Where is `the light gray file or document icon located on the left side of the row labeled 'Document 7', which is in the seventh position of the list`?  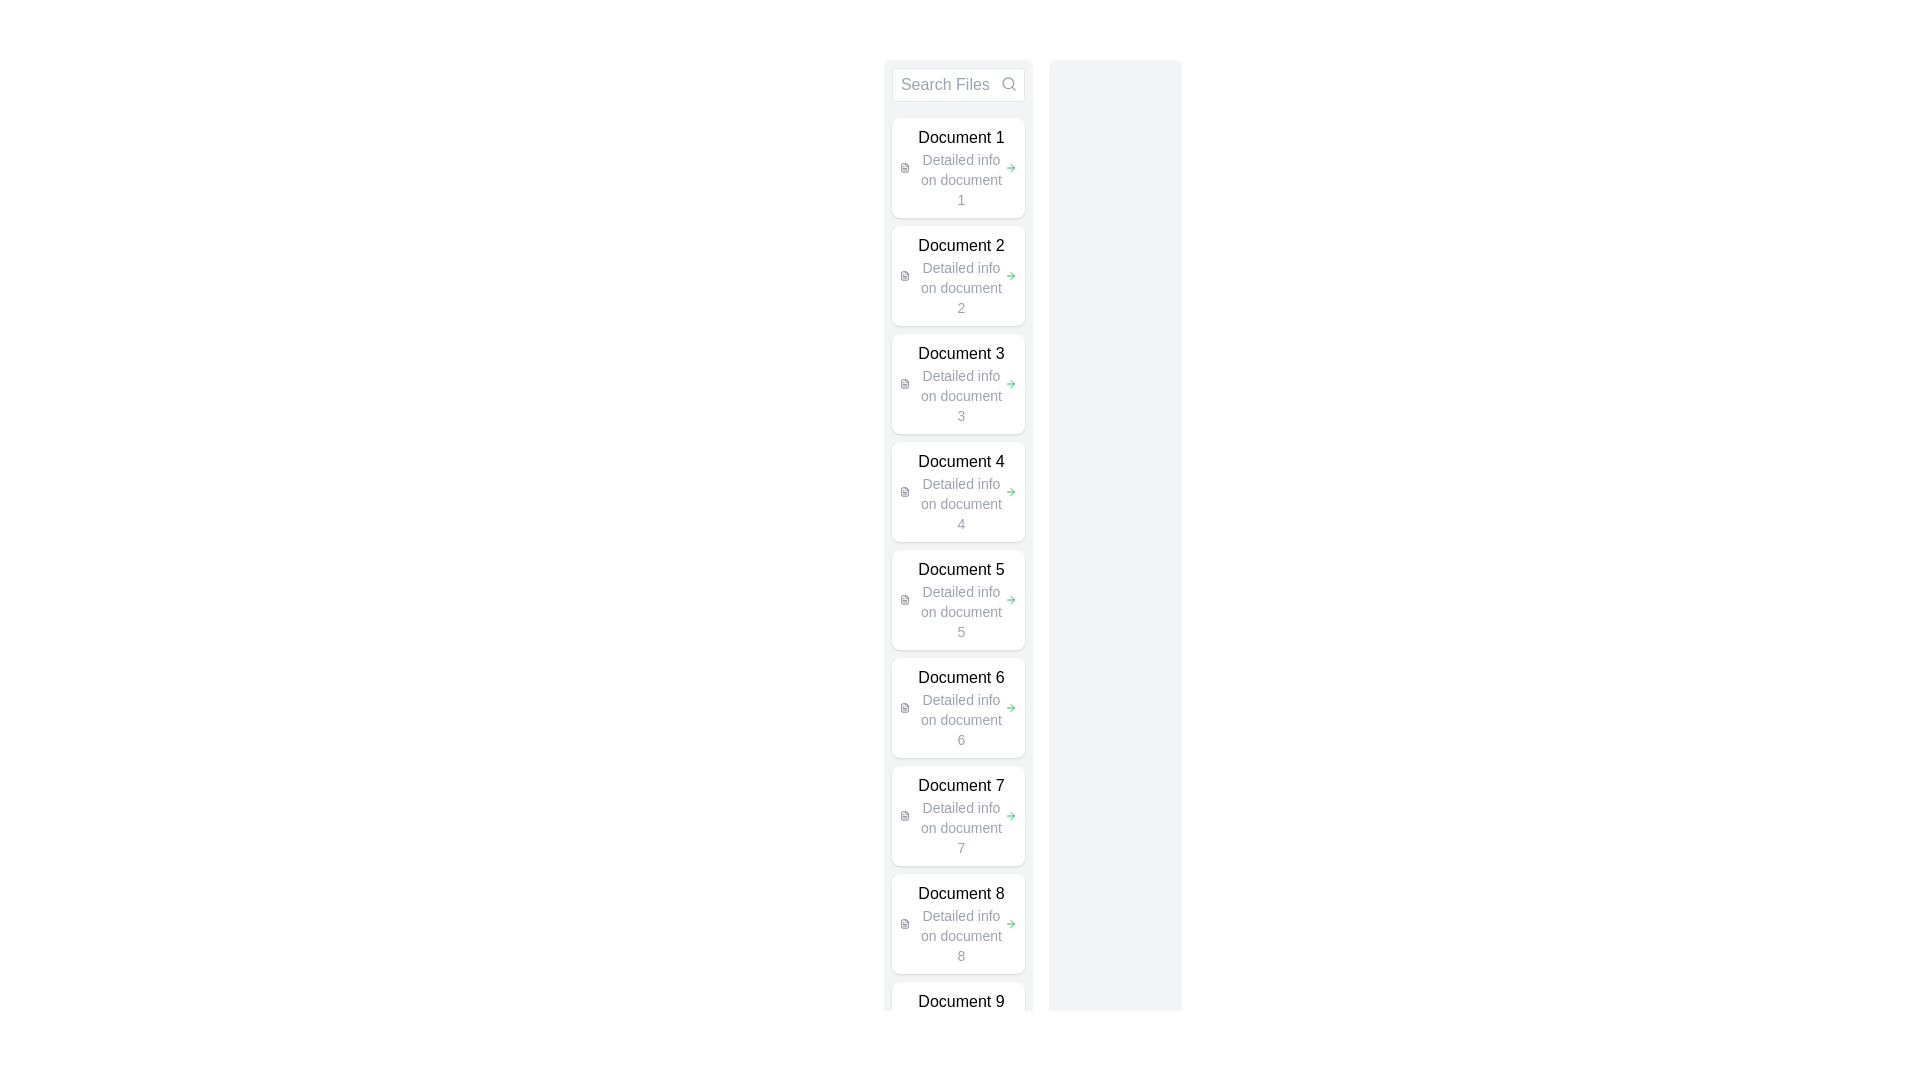
the light gray file or document icon located on the left side of the row labeled 'Document 7', which is in the seventh position of the list is located at coordinates (903, 816).